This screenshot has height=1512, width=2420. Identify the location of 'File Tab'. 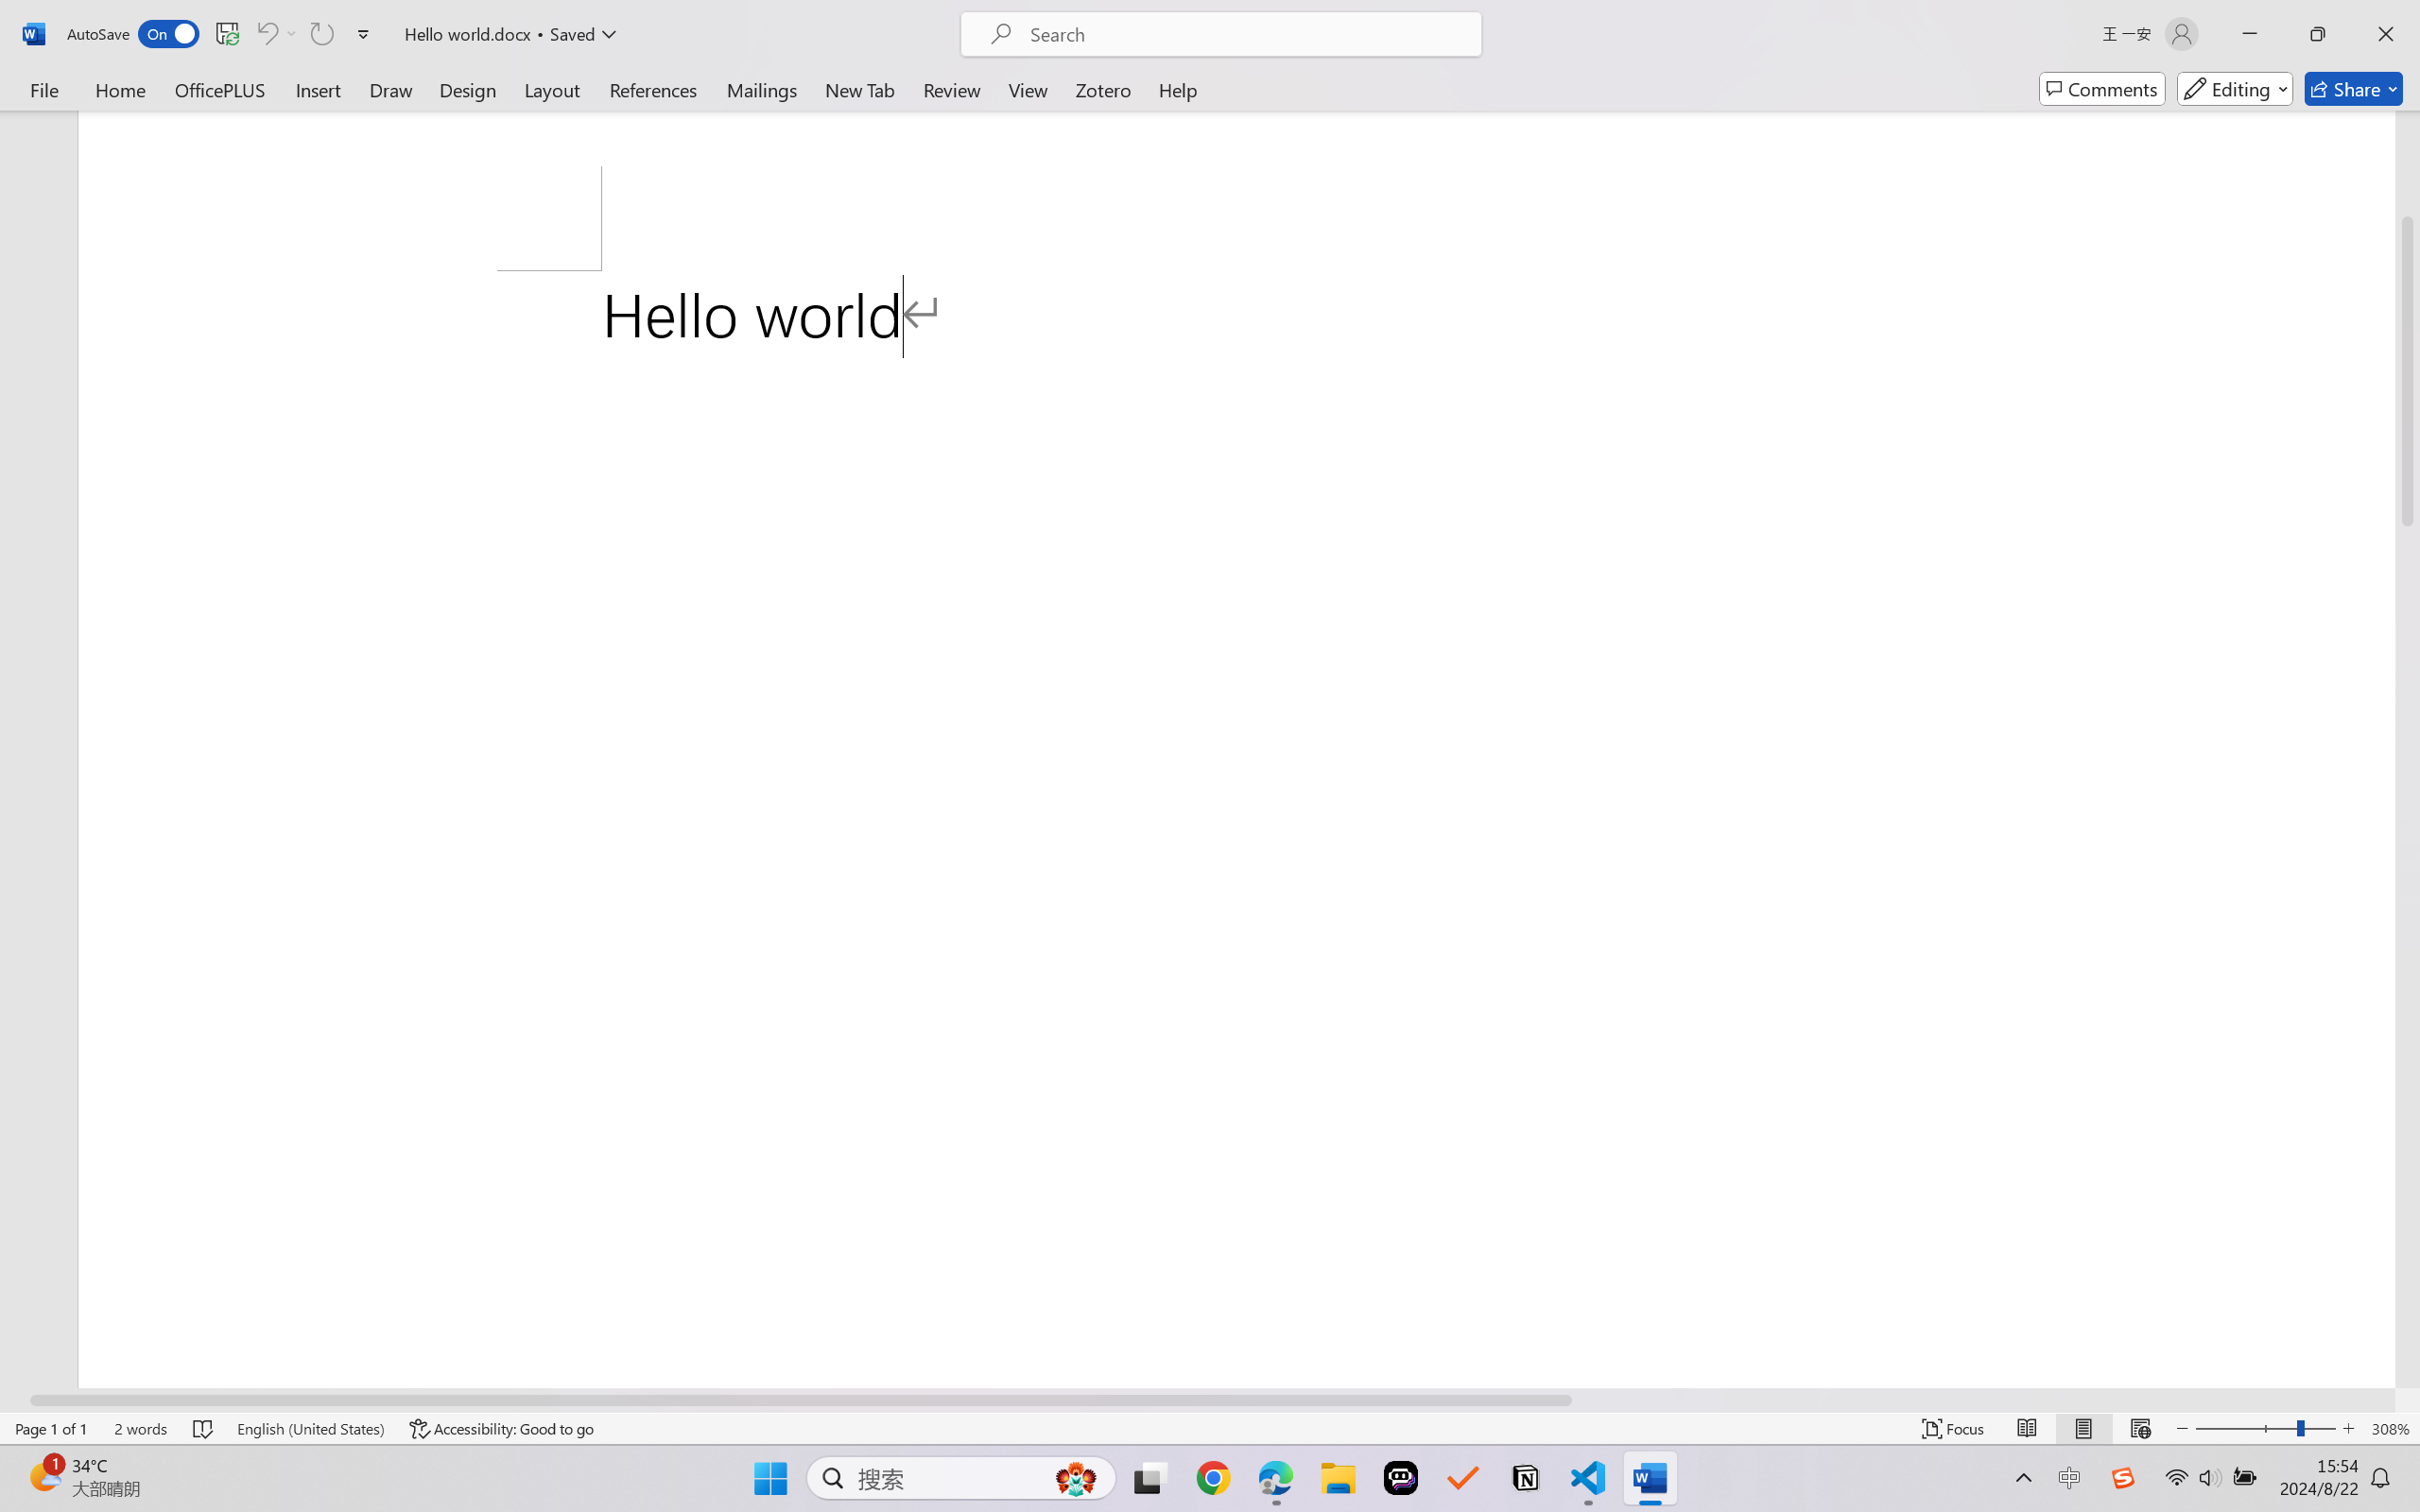
(43, 88).